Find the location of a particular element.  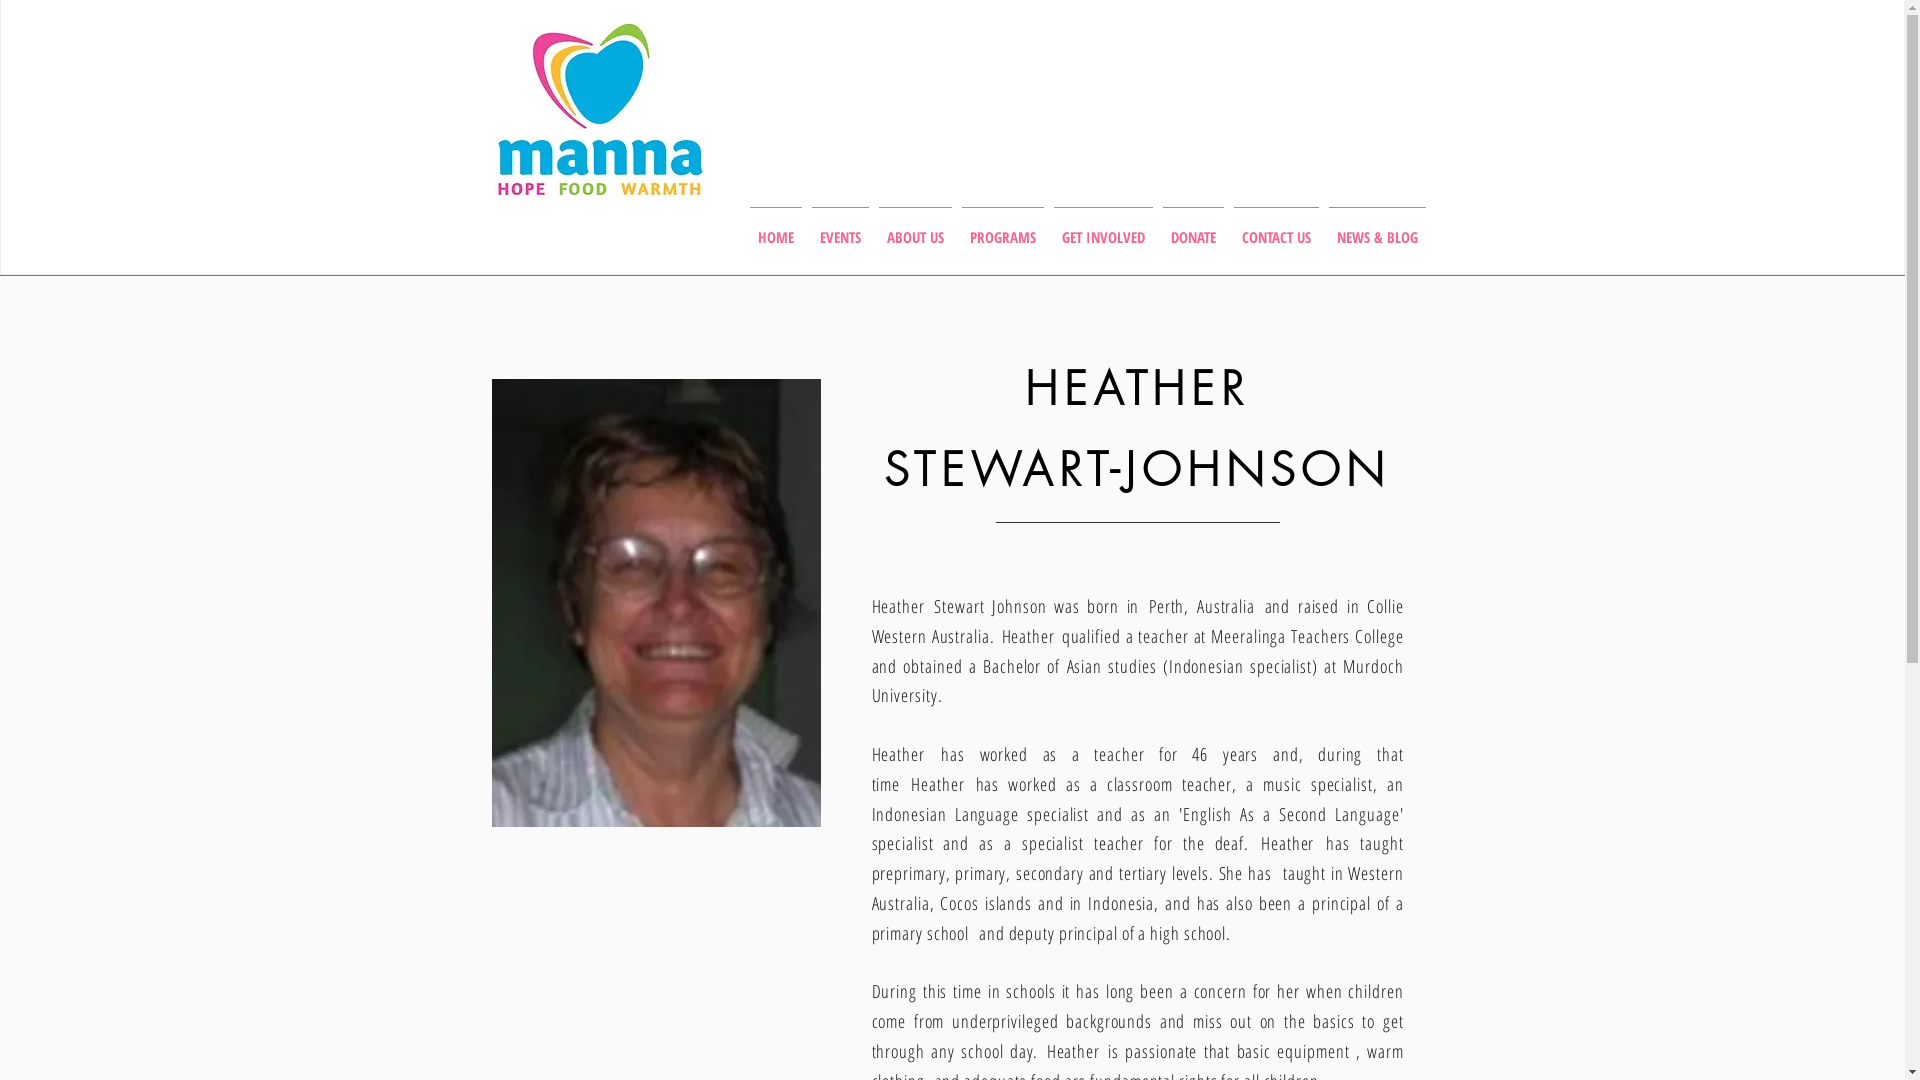

'DONATE' is located at coordinates (1157, 226).